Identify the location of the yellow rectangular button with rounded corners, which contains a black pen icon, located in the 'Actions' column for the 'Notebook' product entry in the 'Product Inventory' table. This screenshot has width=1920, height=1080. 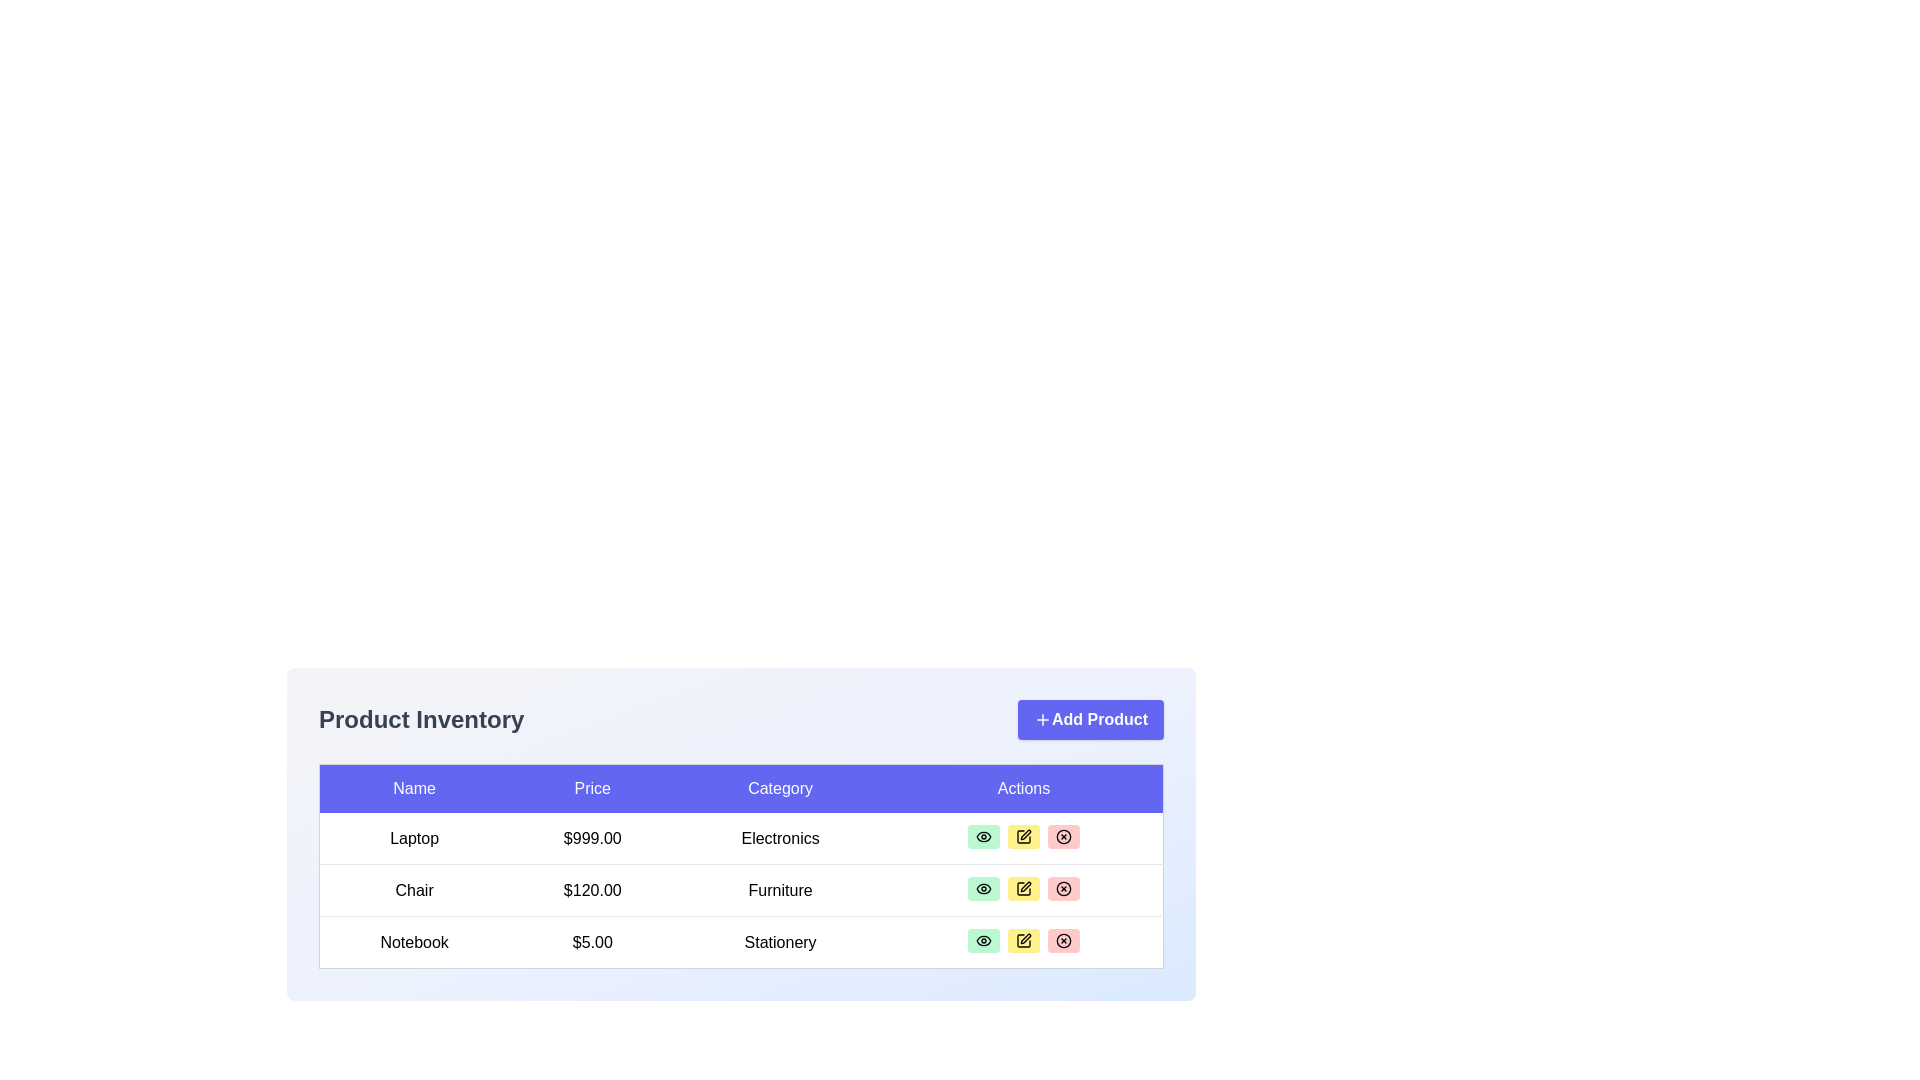
(1023, 941).